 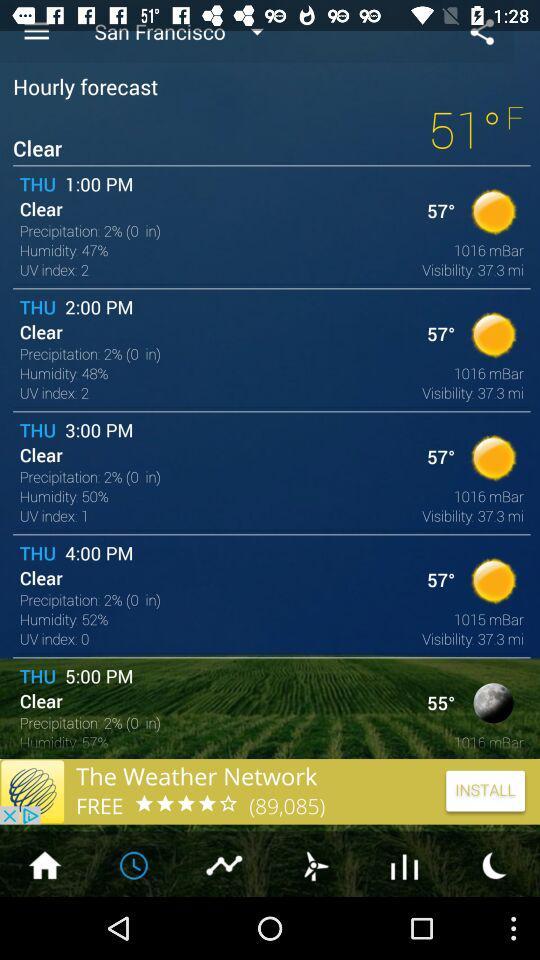 I want to click on the time icon, so click(x=135, y=925).